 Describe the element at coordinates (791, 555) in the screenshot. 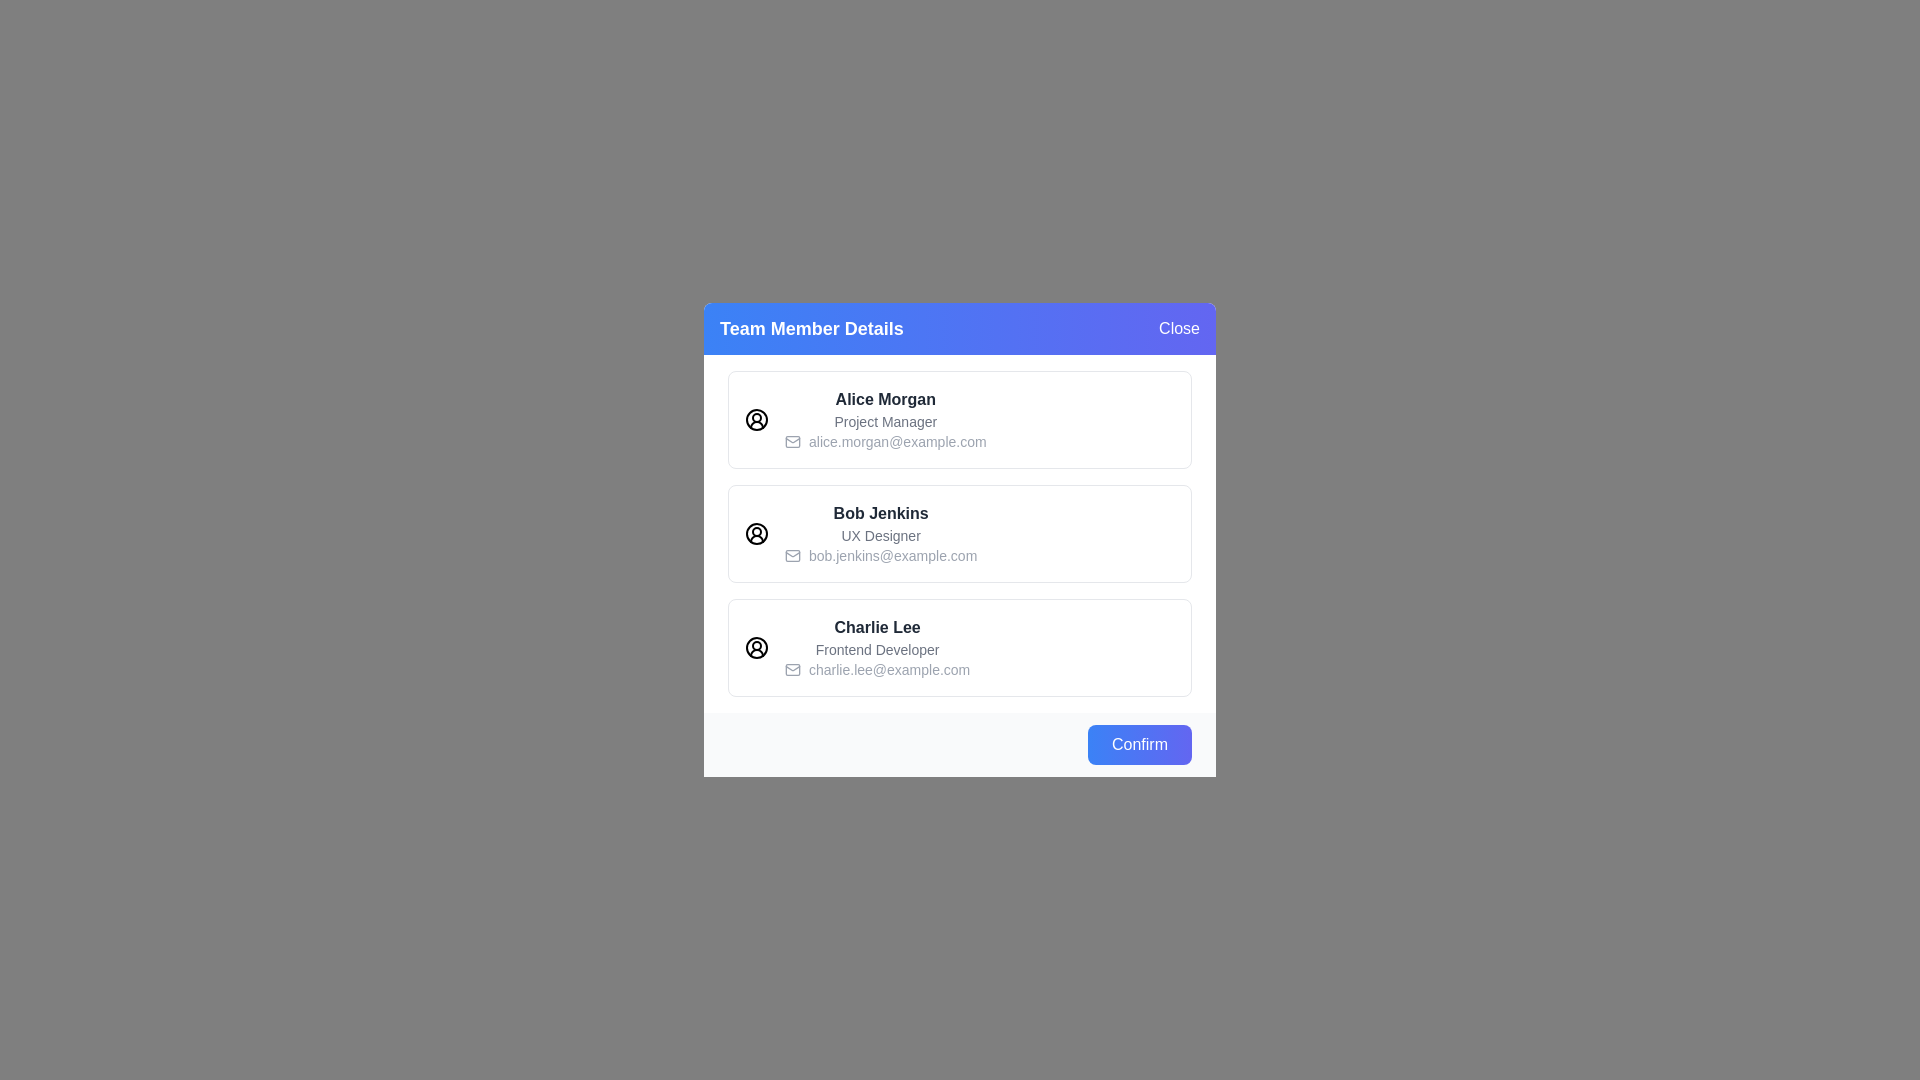

I see `the email icon component within the envelope illustration on the second user information card for 'Bob Jenkins'` at that location.